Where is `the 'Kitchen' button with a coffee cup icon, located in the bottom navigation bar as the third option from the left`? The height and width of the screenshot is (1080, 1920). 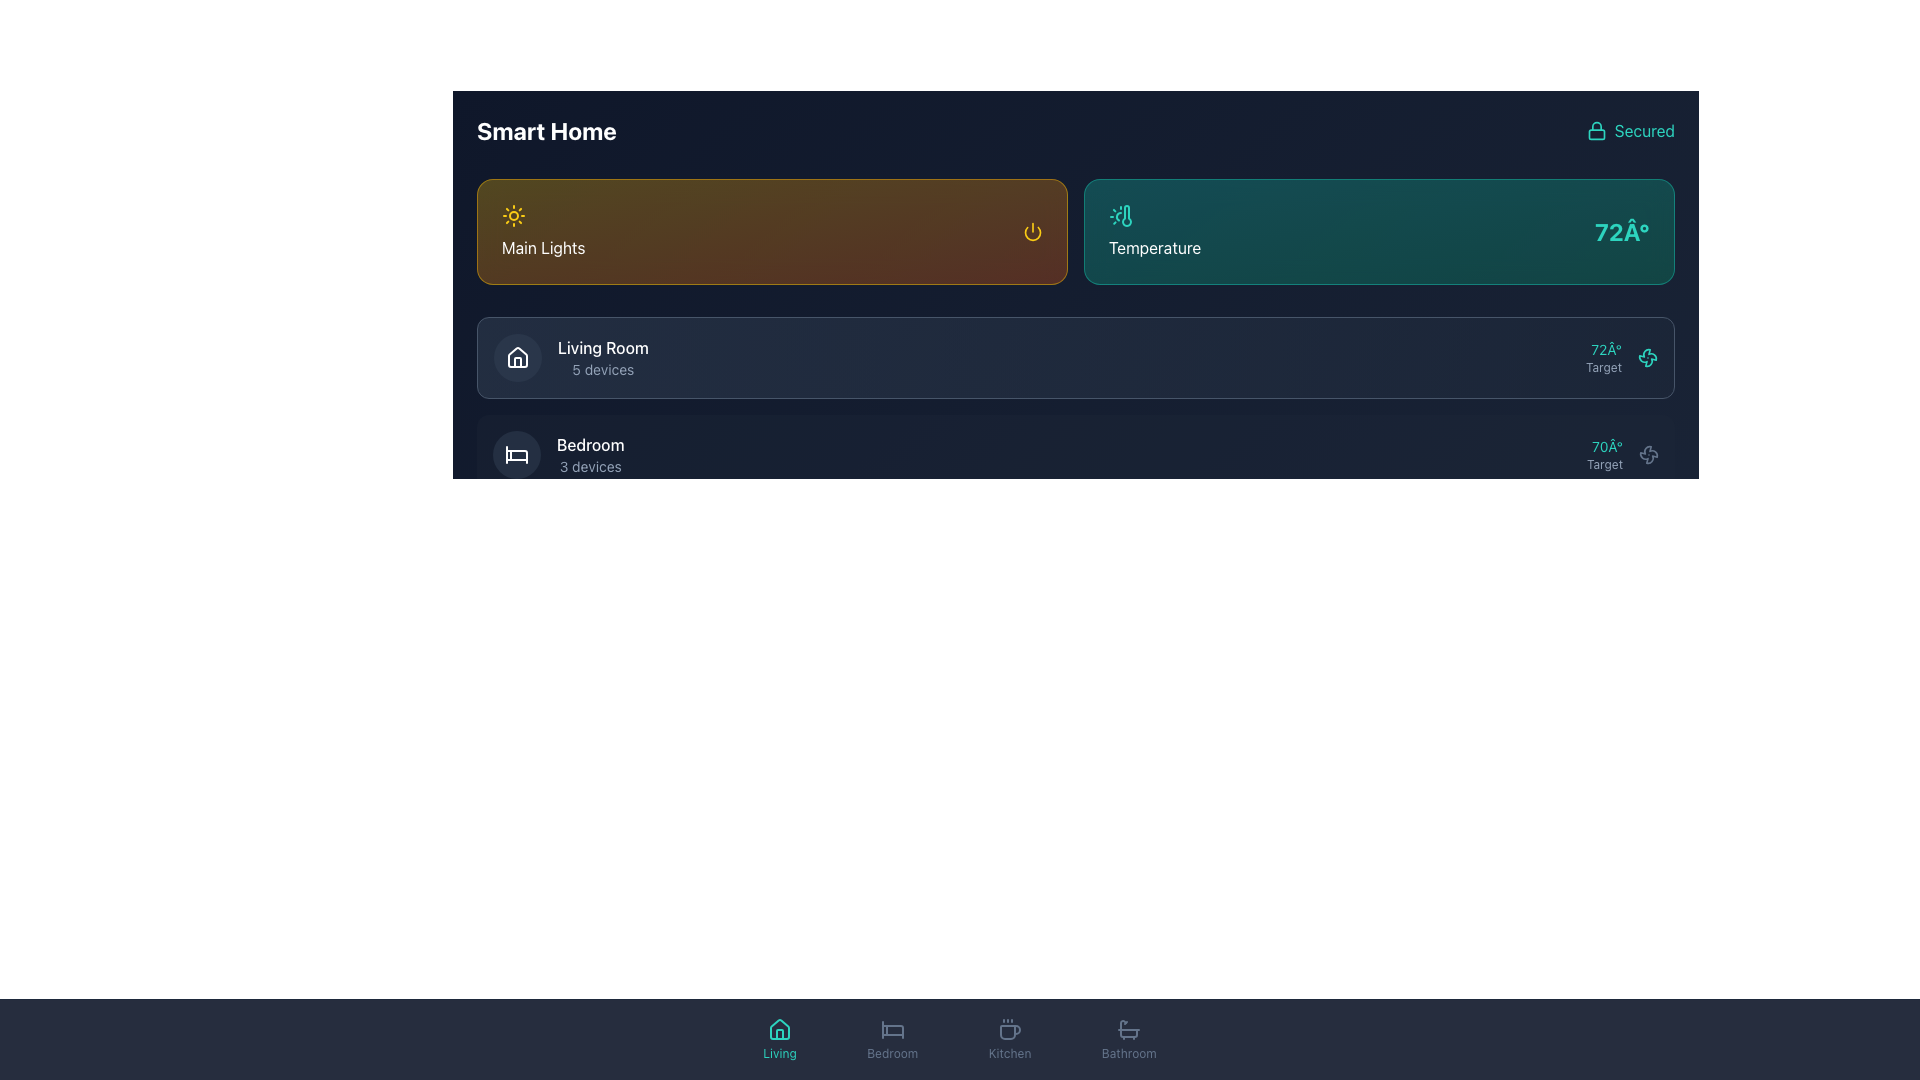
the 'Kitchen' button with a coffee cup icon, located in the bottom navigation bar as the third option from the left is located at coordinates (1010, 1039).